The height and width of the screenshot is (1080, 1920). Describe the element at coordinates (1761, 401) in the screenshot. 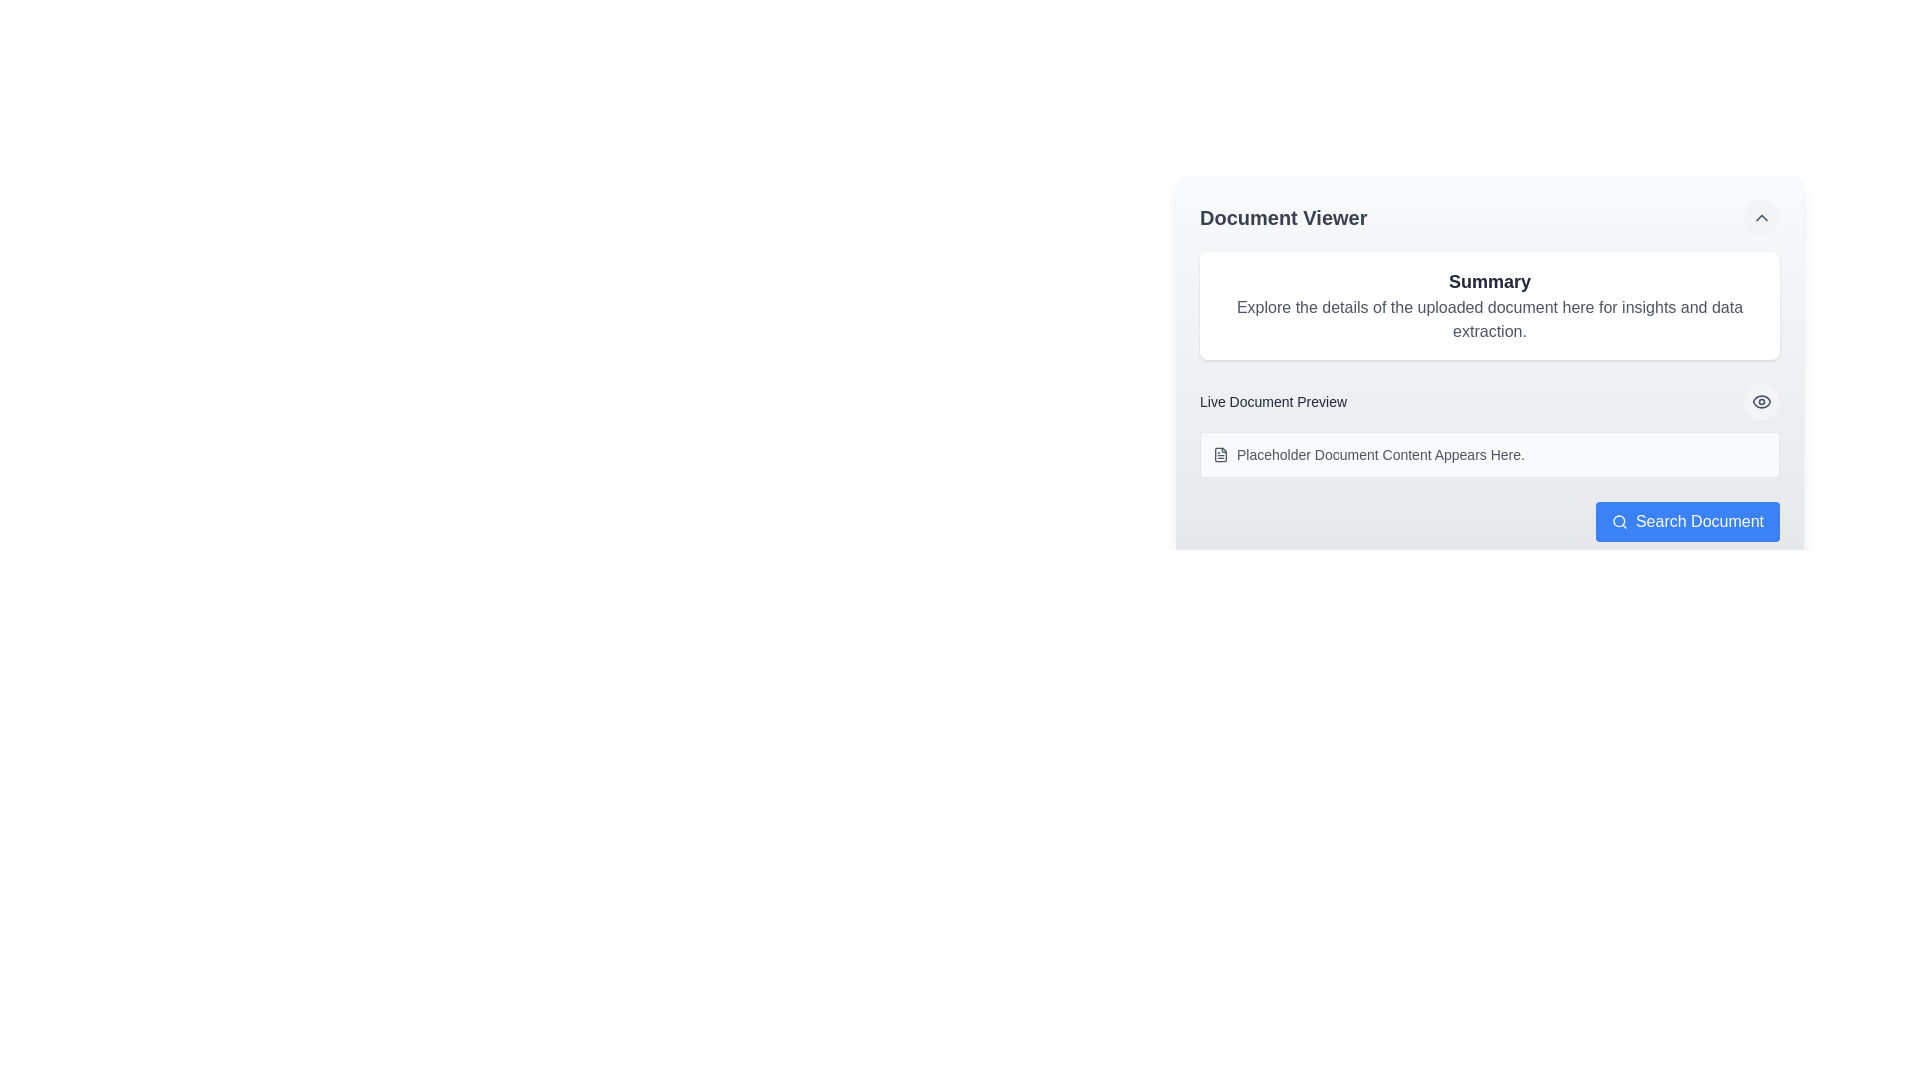

I see `the visibility toggle icon located in the top-right corner of the document viewer interface to trigger hover effects` at that location.